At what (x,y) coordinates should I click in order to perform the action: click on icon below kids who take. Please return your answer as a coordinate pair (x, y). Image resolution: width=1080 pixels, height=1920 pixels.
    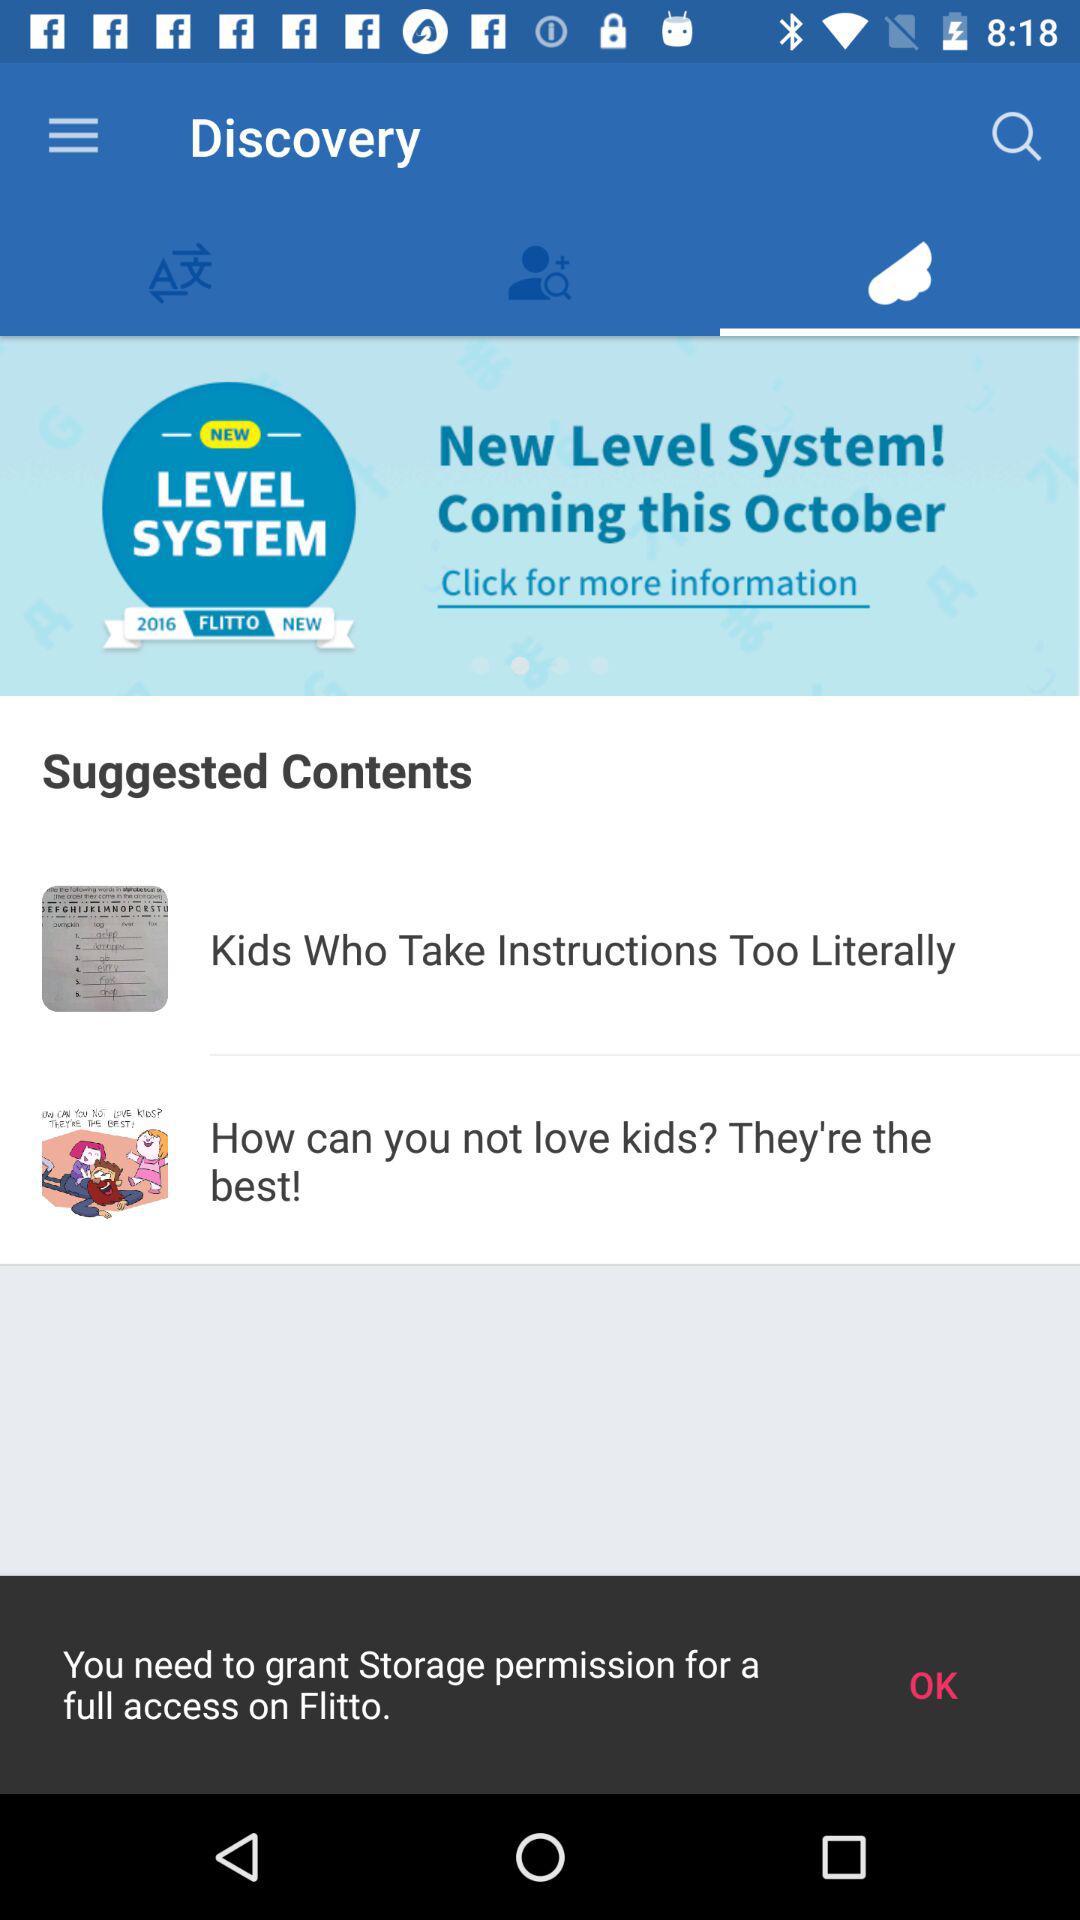
    Looking at the image, I should click on (644, 1053).